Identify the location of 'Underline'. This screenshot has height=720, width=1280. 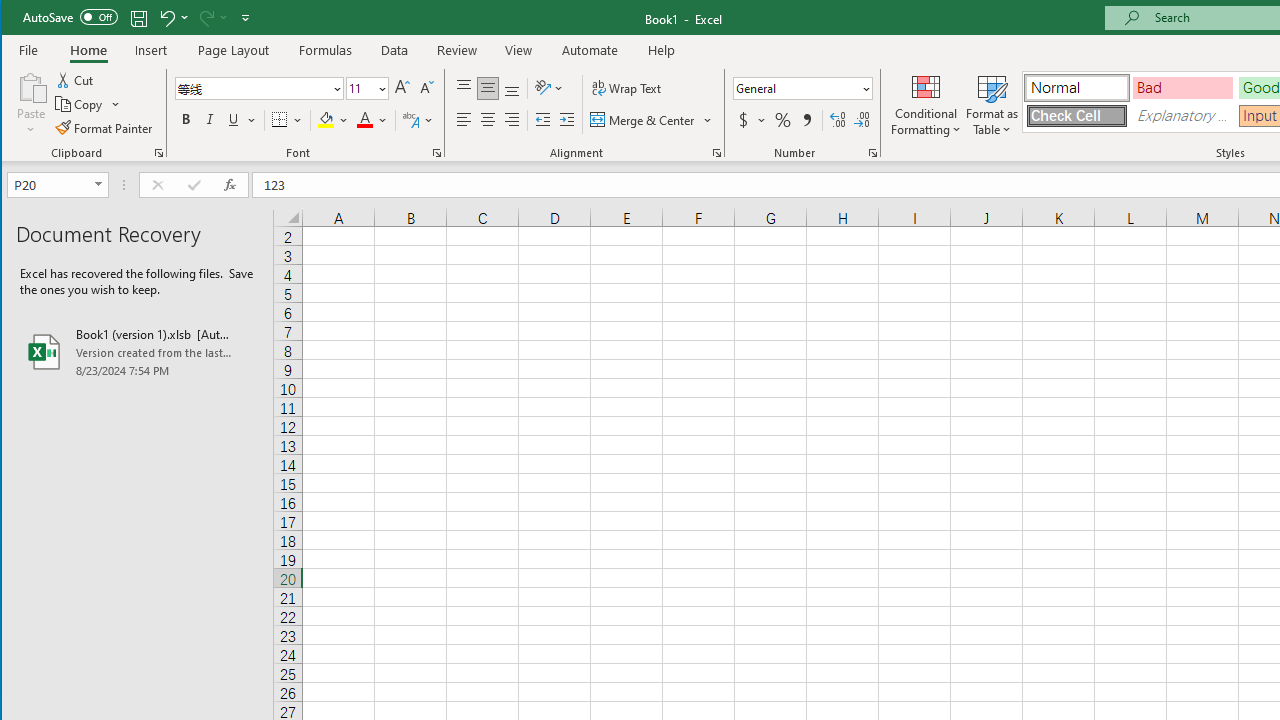
(233, 120).